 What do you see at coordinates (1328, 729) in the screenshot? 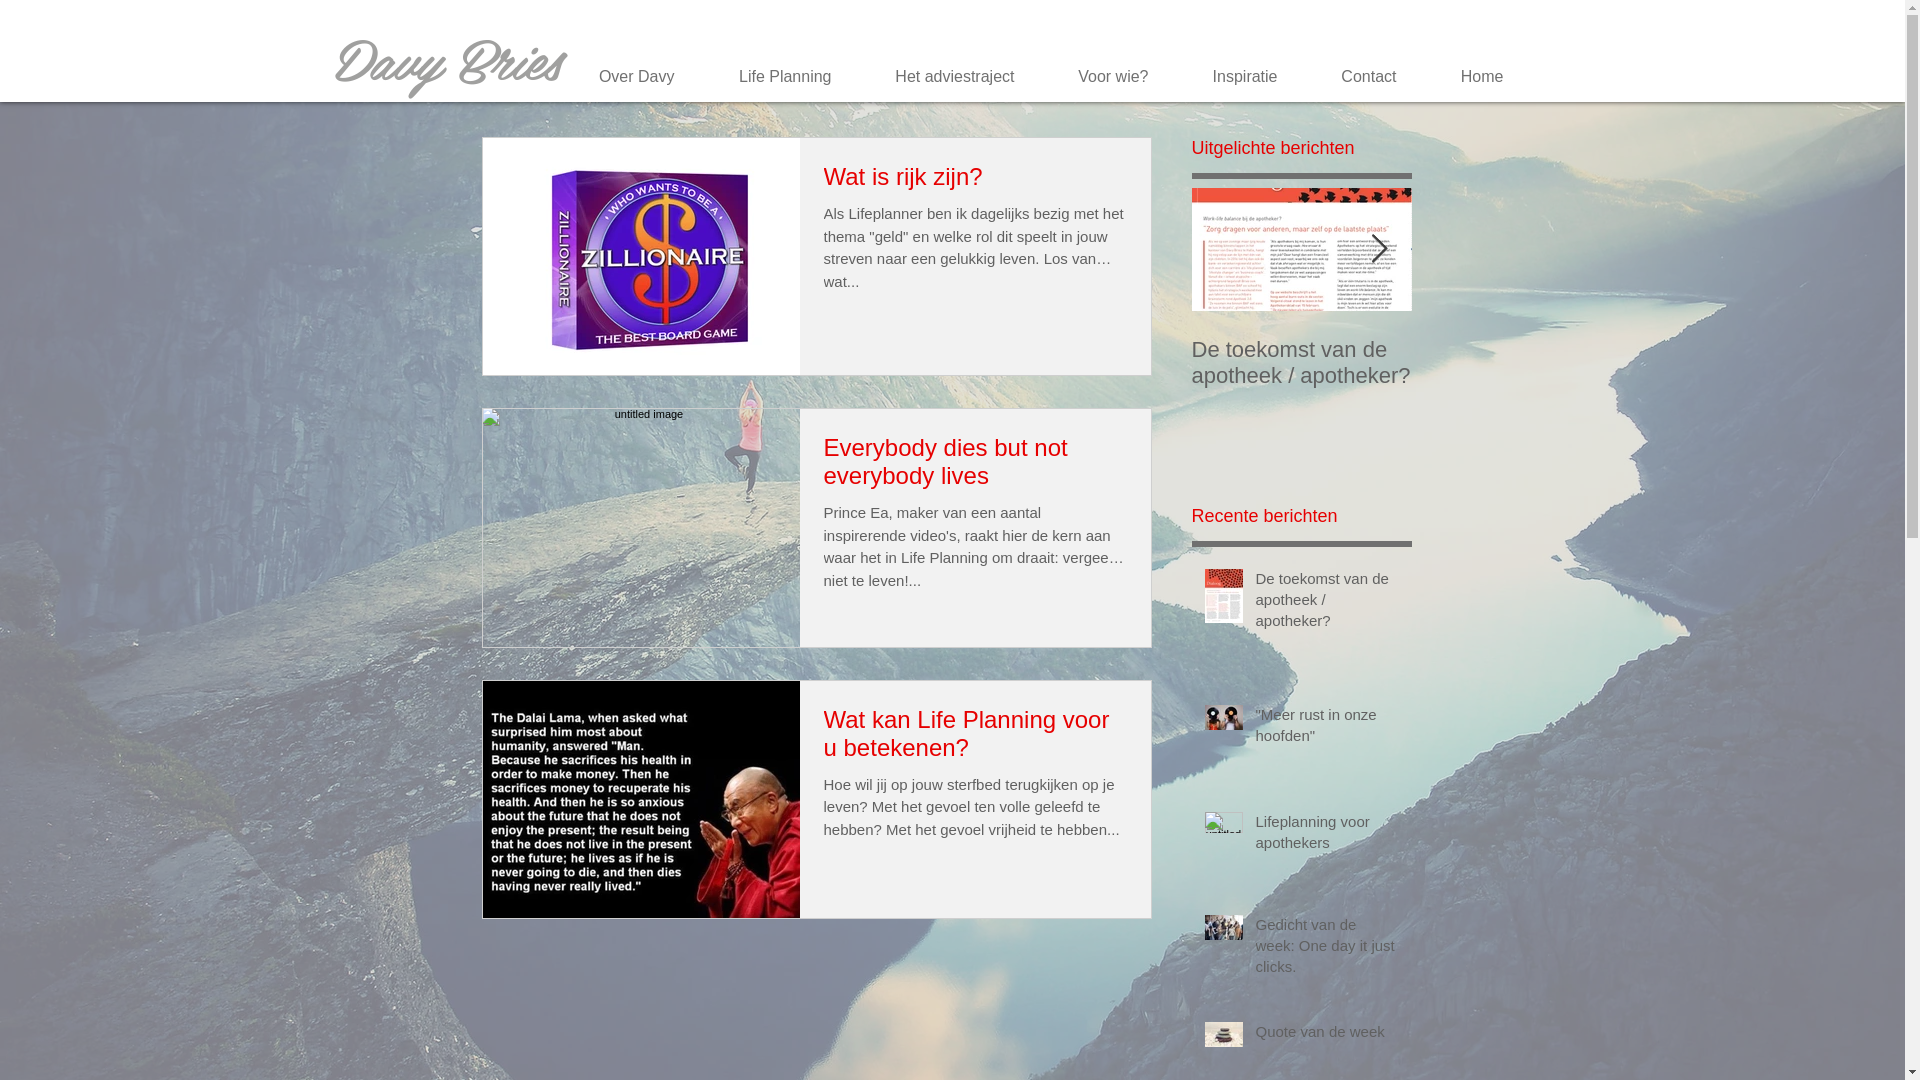
I see `'"Meer rust in onze hoofden"'` at bounding box center [1328, 729].